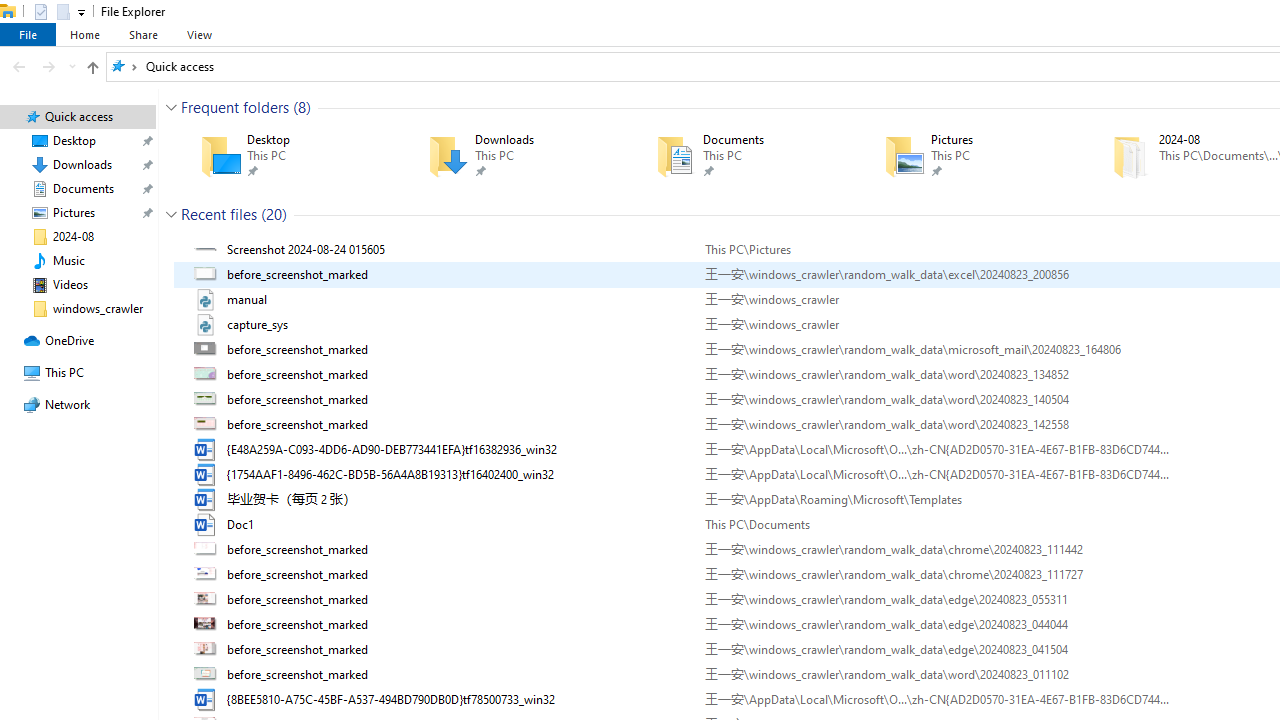 This screenshot has height=720, width=1280. What do you see at coordinates (51, 11) in the screenshot?
I see `'Quick Access Toolbar'` at bounding box center [51, 11].